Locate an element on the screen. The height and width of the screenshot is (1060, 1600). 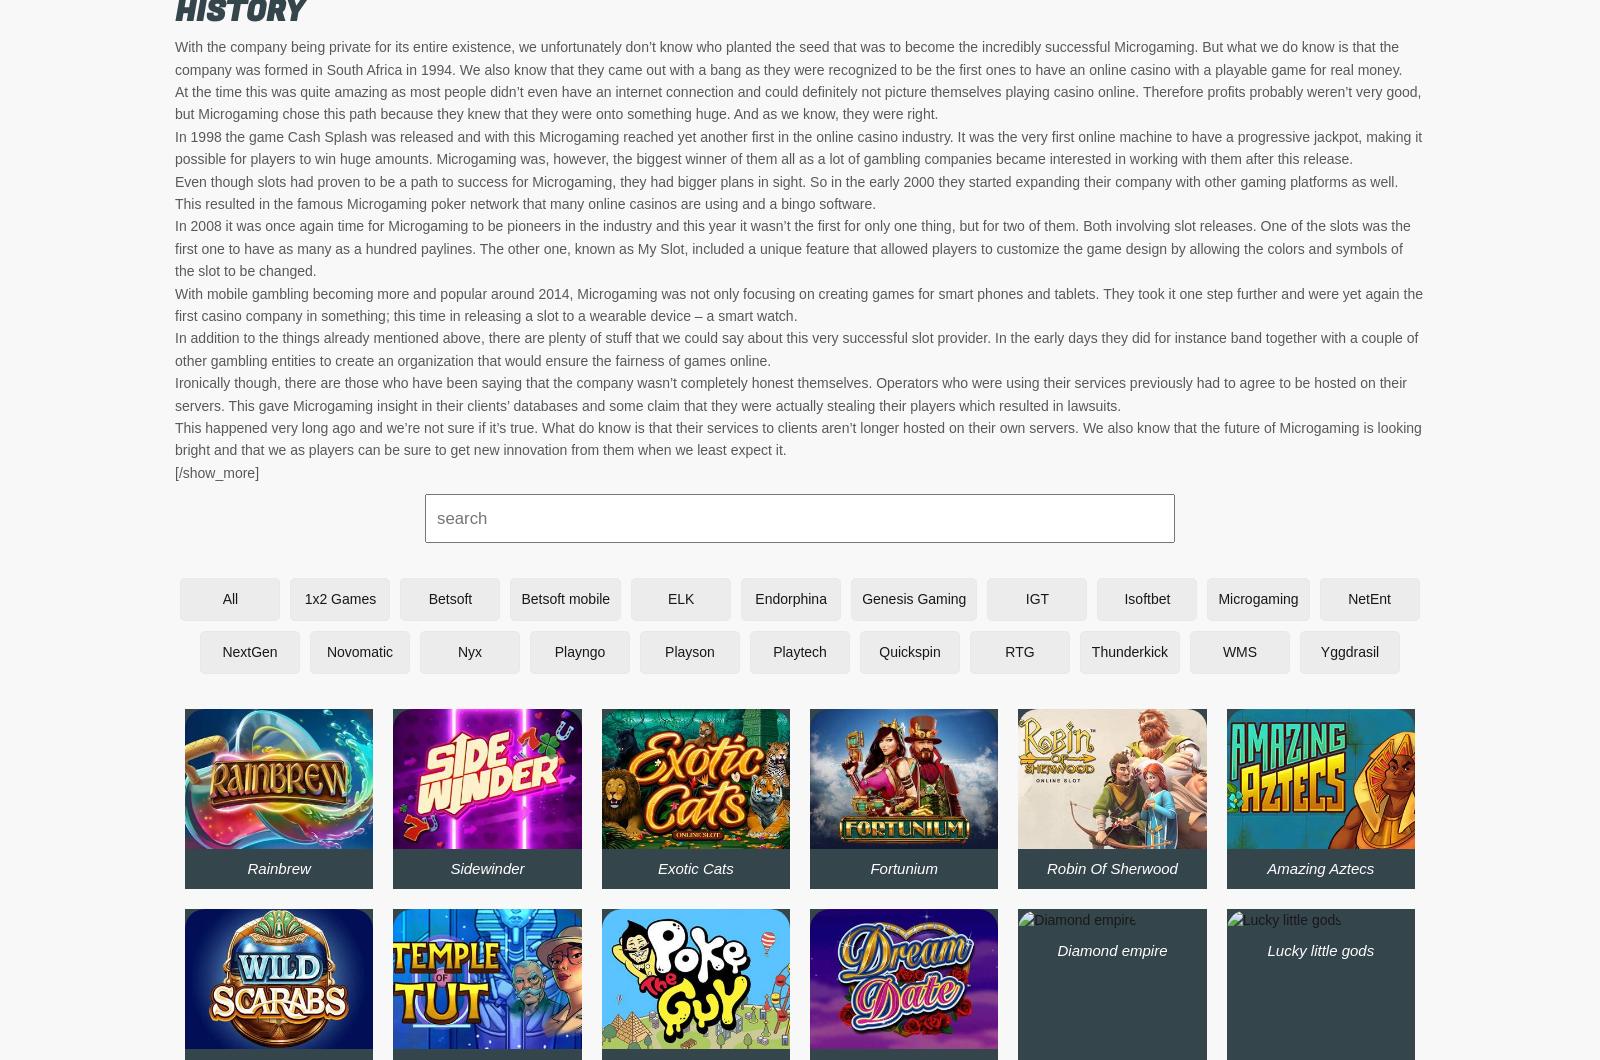
'Big Kahuna' is located at coordinates (1281, 640).